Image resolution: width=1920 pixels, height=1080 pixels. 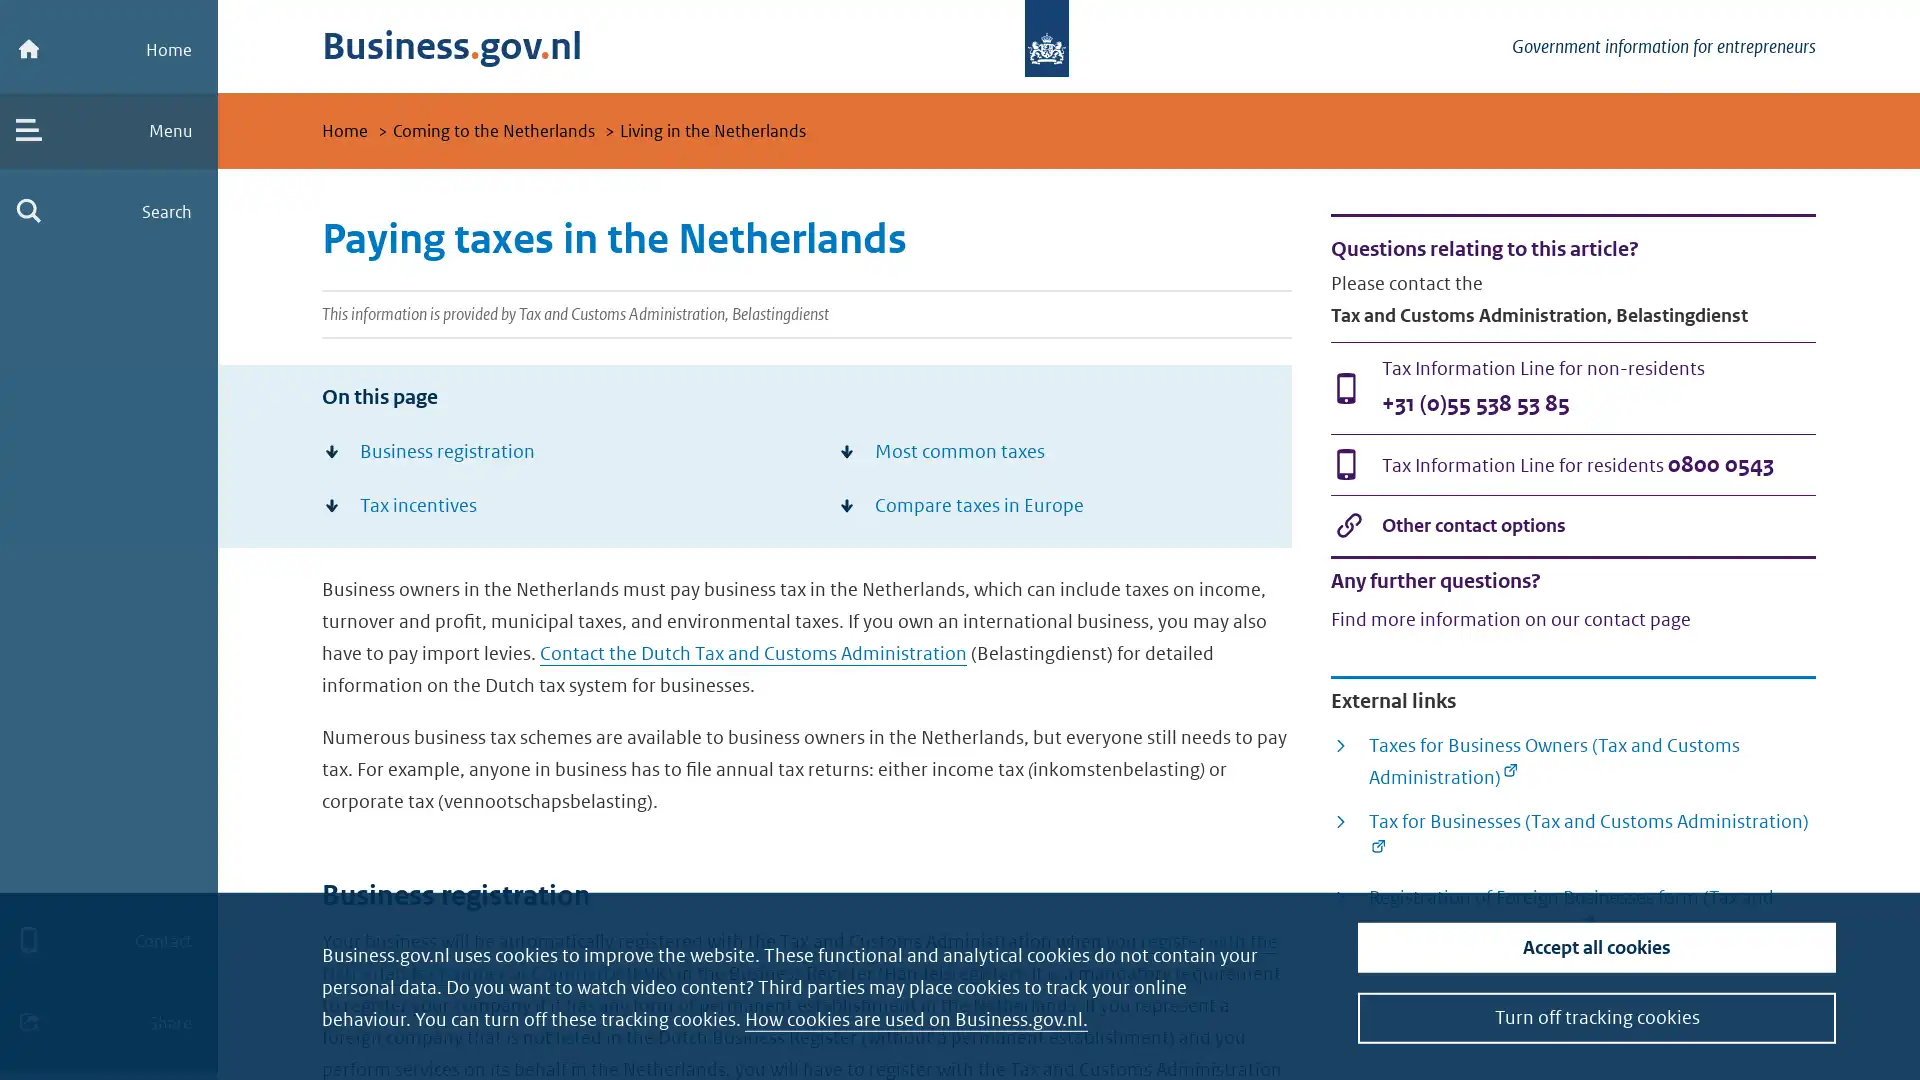 I want to click on Turn off tracking cookies, so click(x=1596, y=1014).